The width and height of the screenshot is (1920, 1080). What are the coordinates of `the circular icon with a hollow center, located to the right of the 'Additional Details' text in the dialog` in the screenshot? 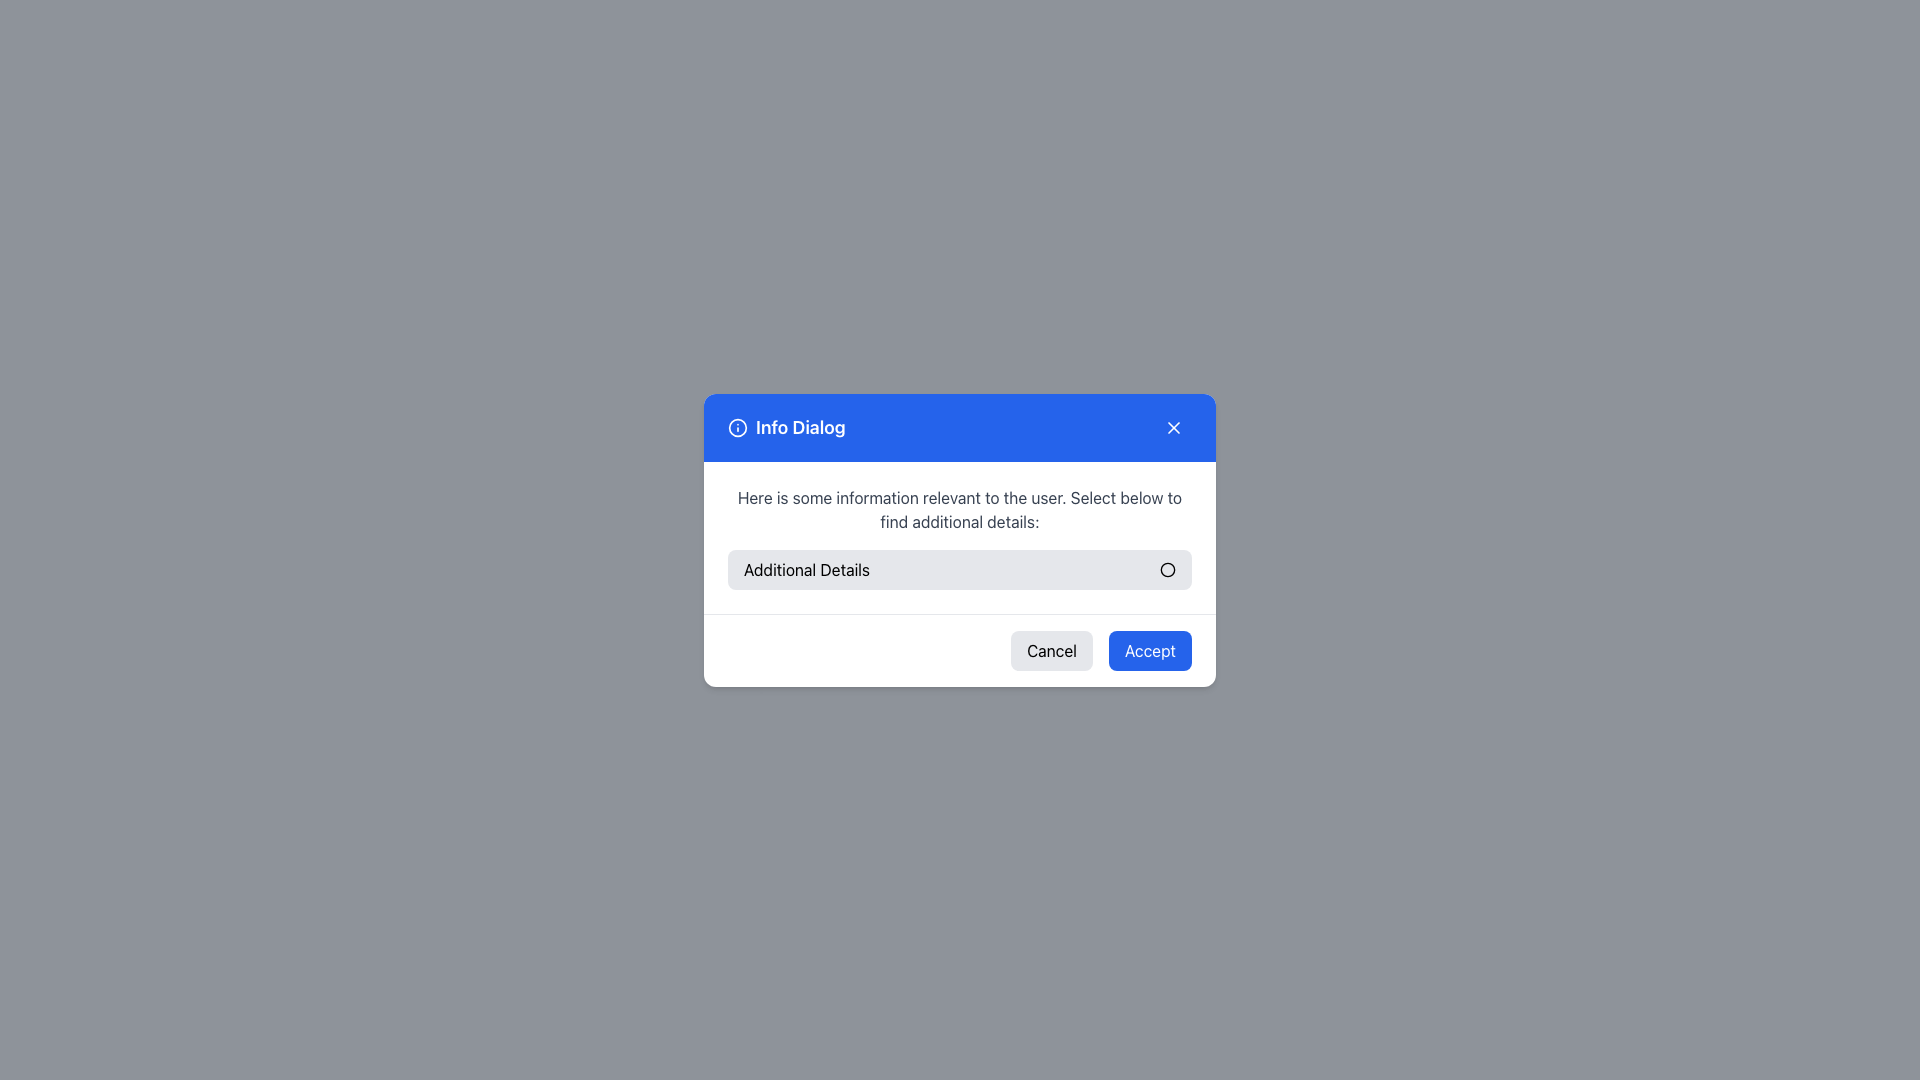 It's located at (1167, 569).